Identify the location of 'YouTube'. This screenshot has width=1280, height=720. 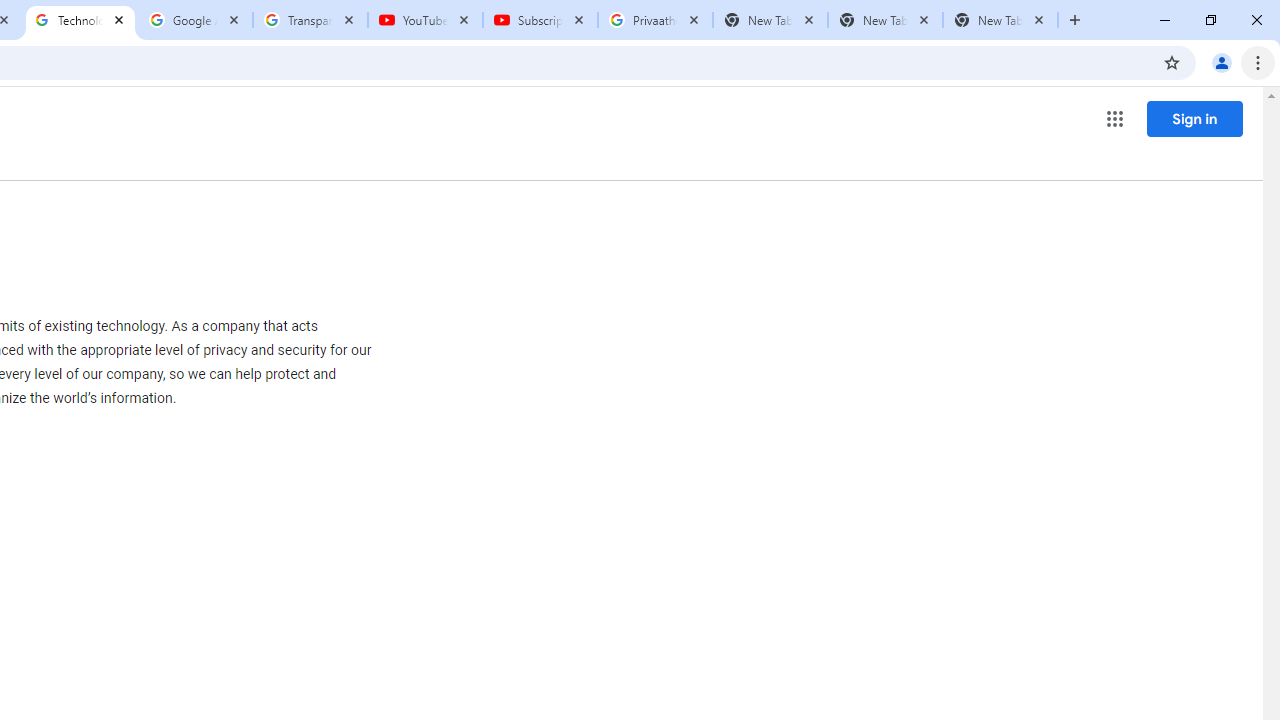
(423, 20).